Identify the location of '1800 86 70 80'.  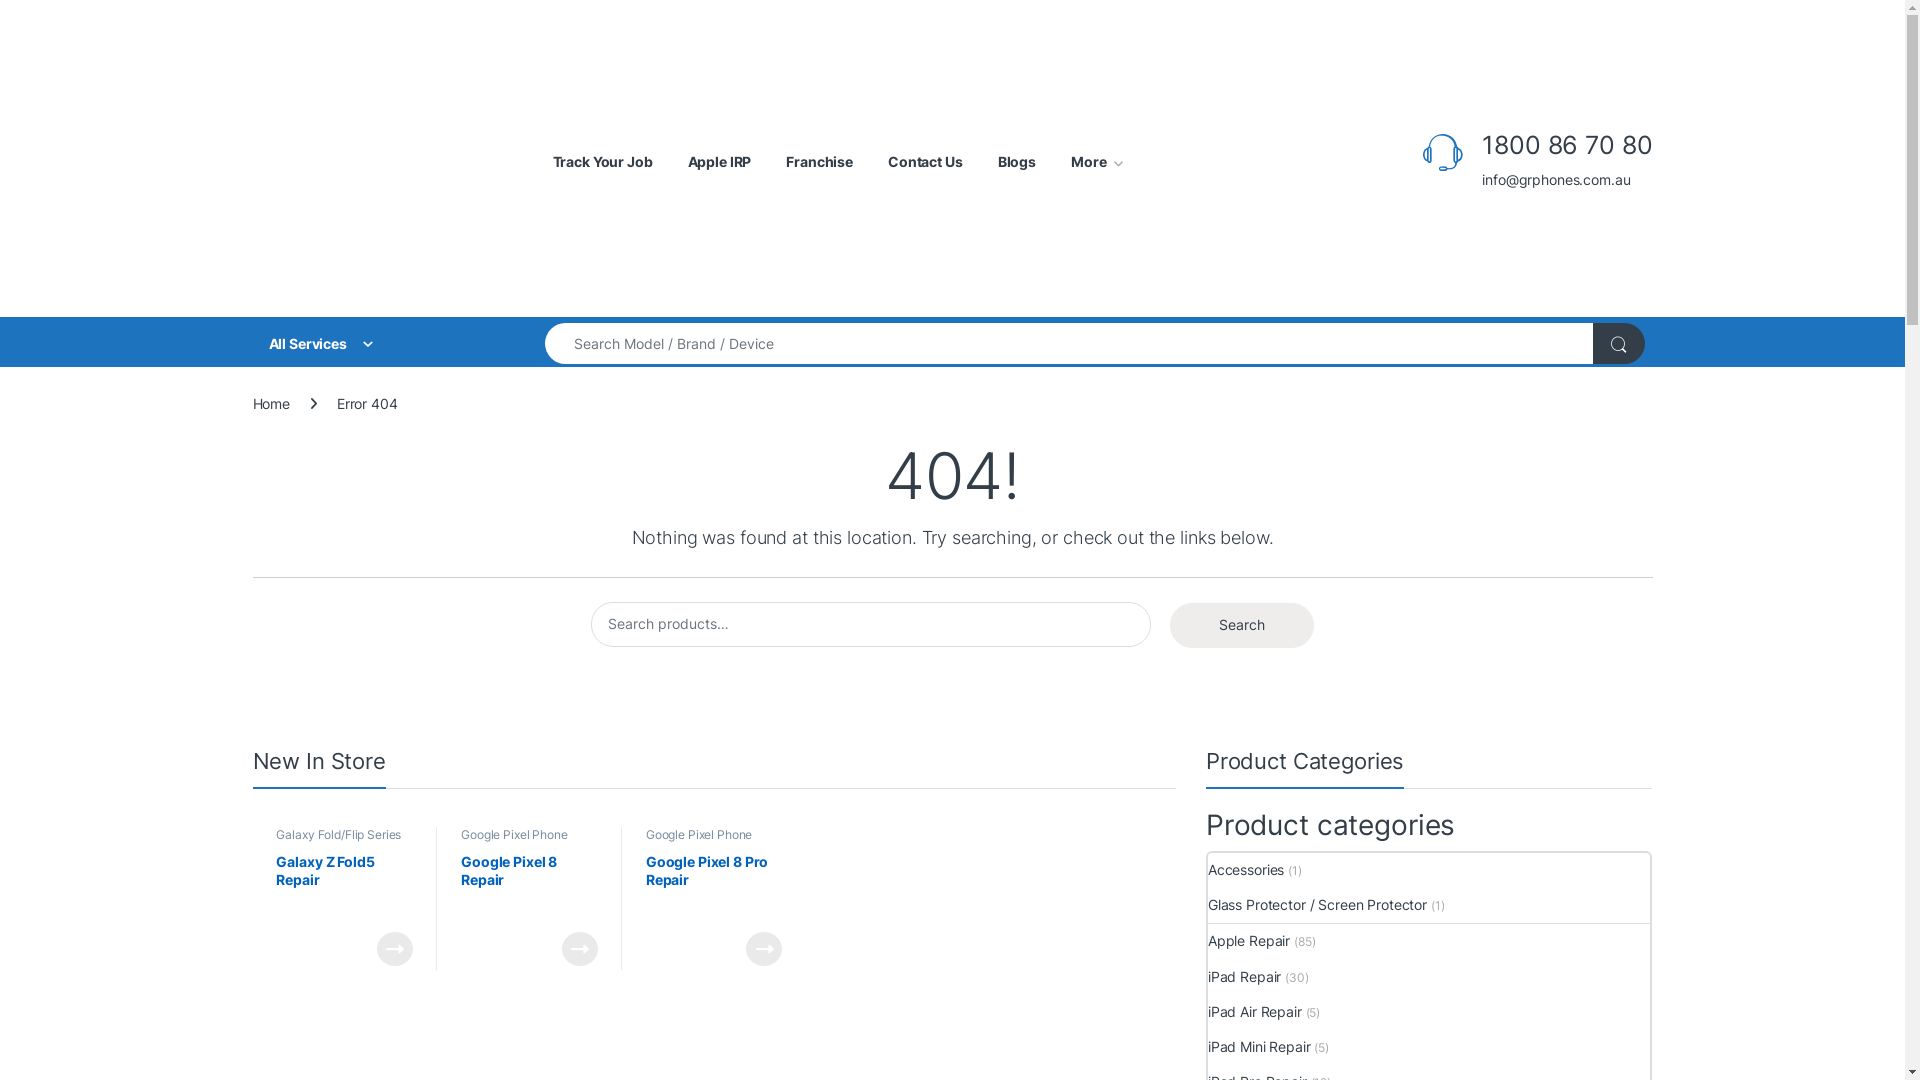
(1565, 144).